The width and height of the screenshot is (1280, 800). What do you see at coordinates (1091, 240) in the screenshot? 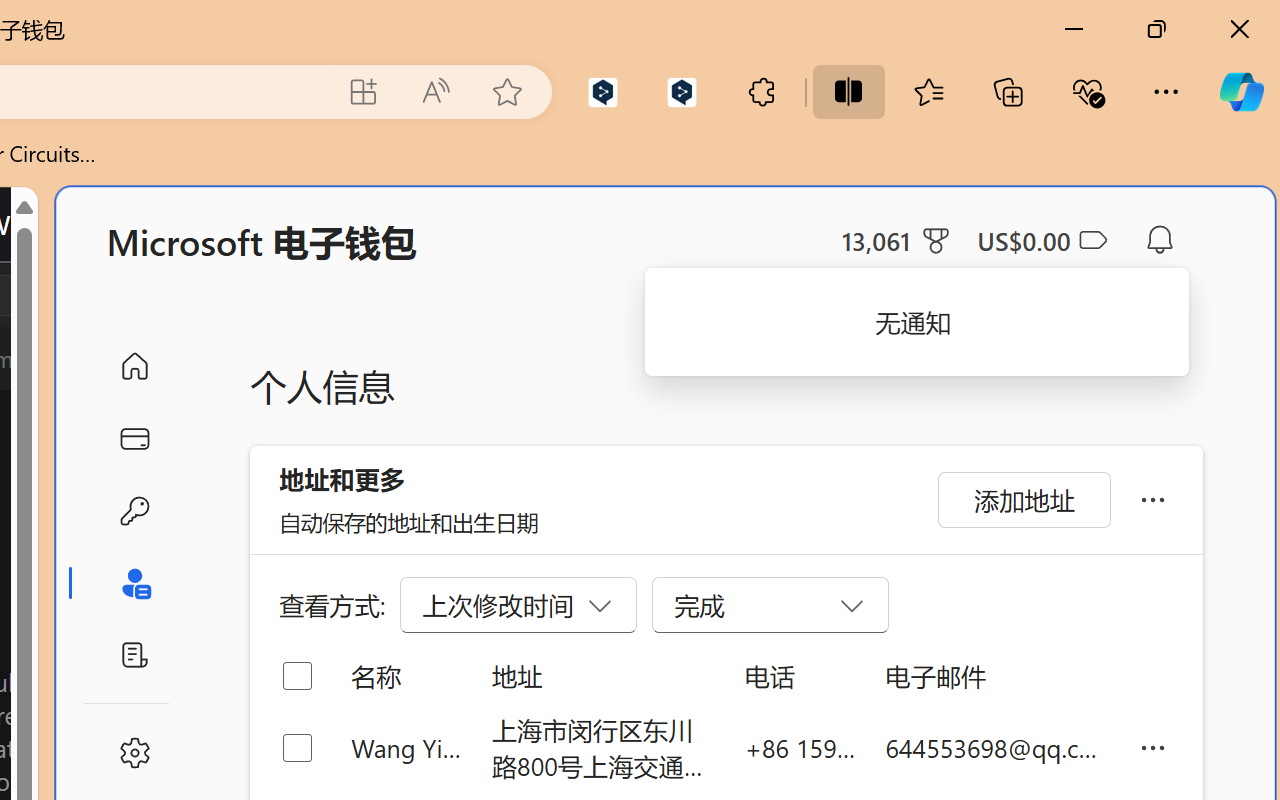
I see `'Class: ___1lmltc5 f1agt3bx f12qytpq'` at bounding box center [1091, 240].